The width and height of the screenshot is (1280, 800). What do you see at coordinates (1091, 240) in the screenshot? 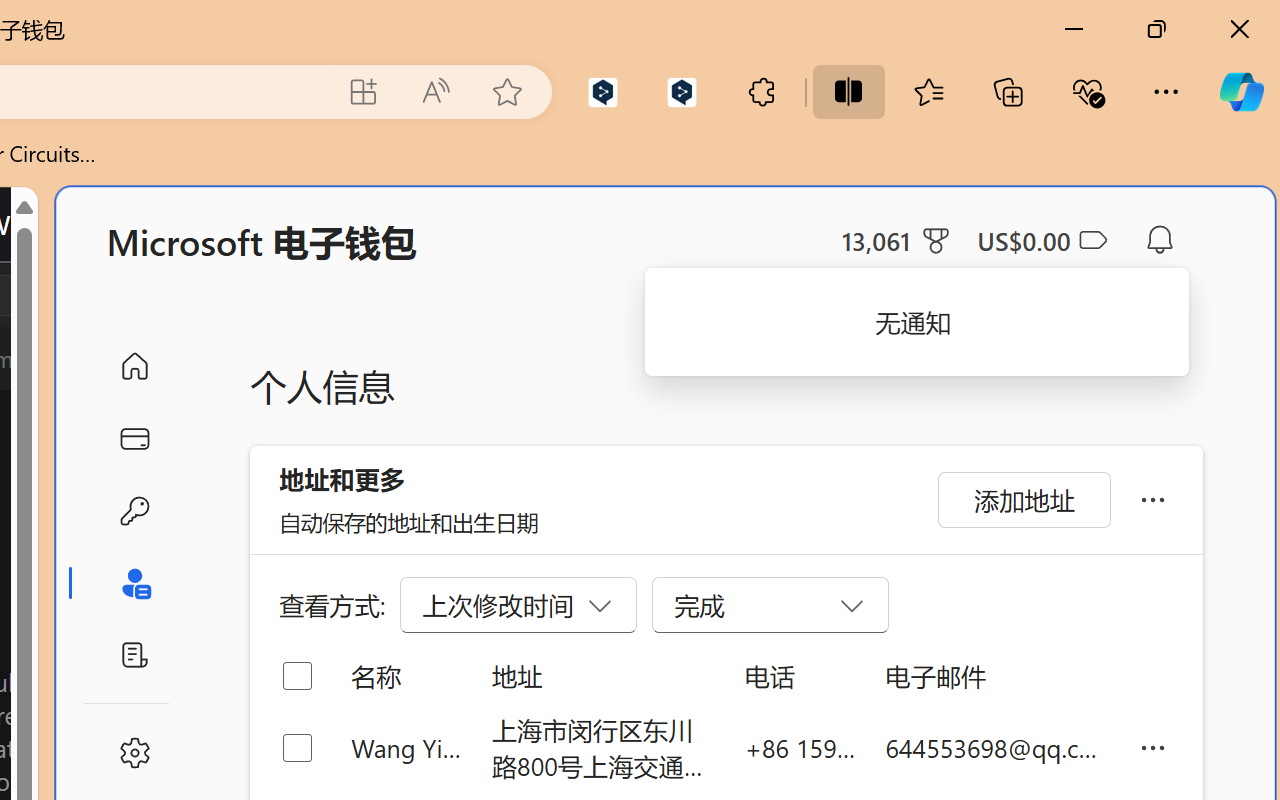
I see `'Class: ___1lmltc5 f1agt3bx f12qytpq'` at bounding box center [1091, 240].